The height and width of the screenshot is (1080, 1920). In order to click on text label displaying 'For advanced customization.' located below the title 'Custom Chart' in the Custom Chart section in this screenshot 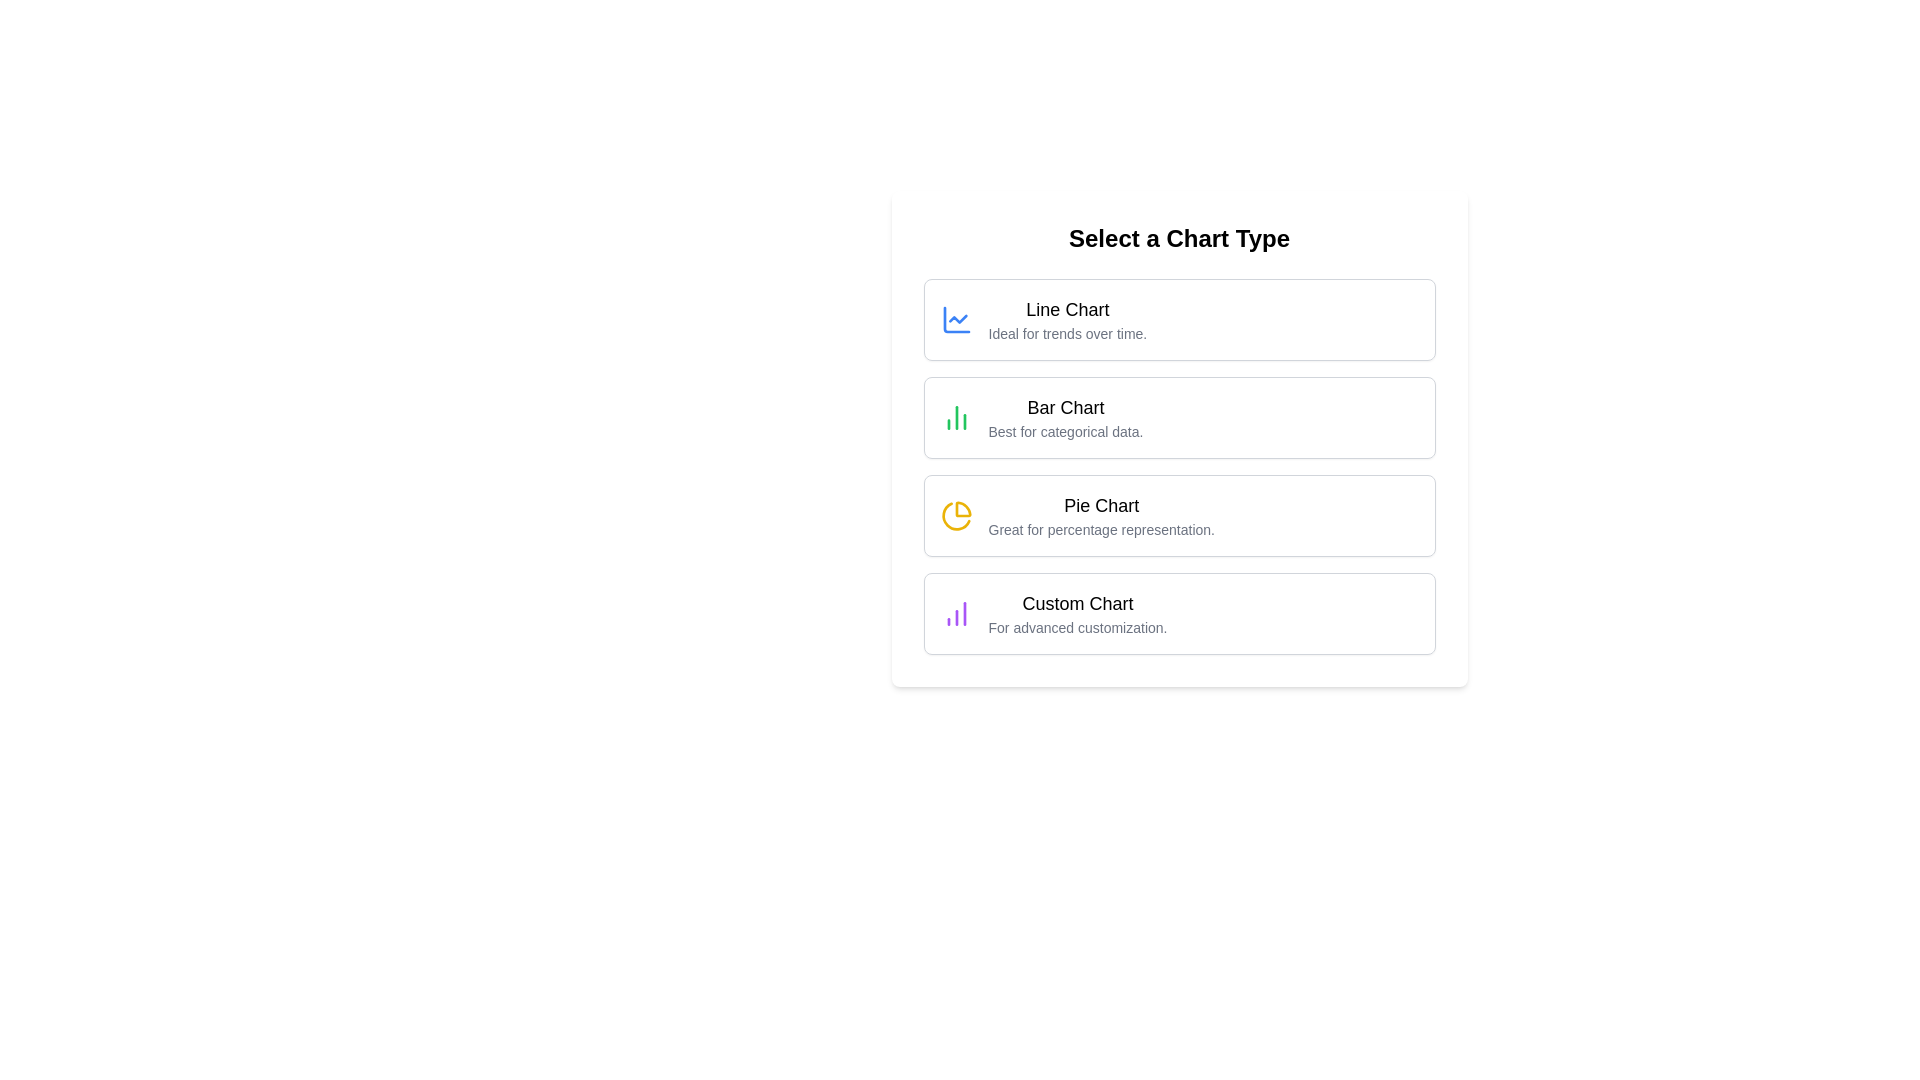, I will do `click(1077, 627)`.